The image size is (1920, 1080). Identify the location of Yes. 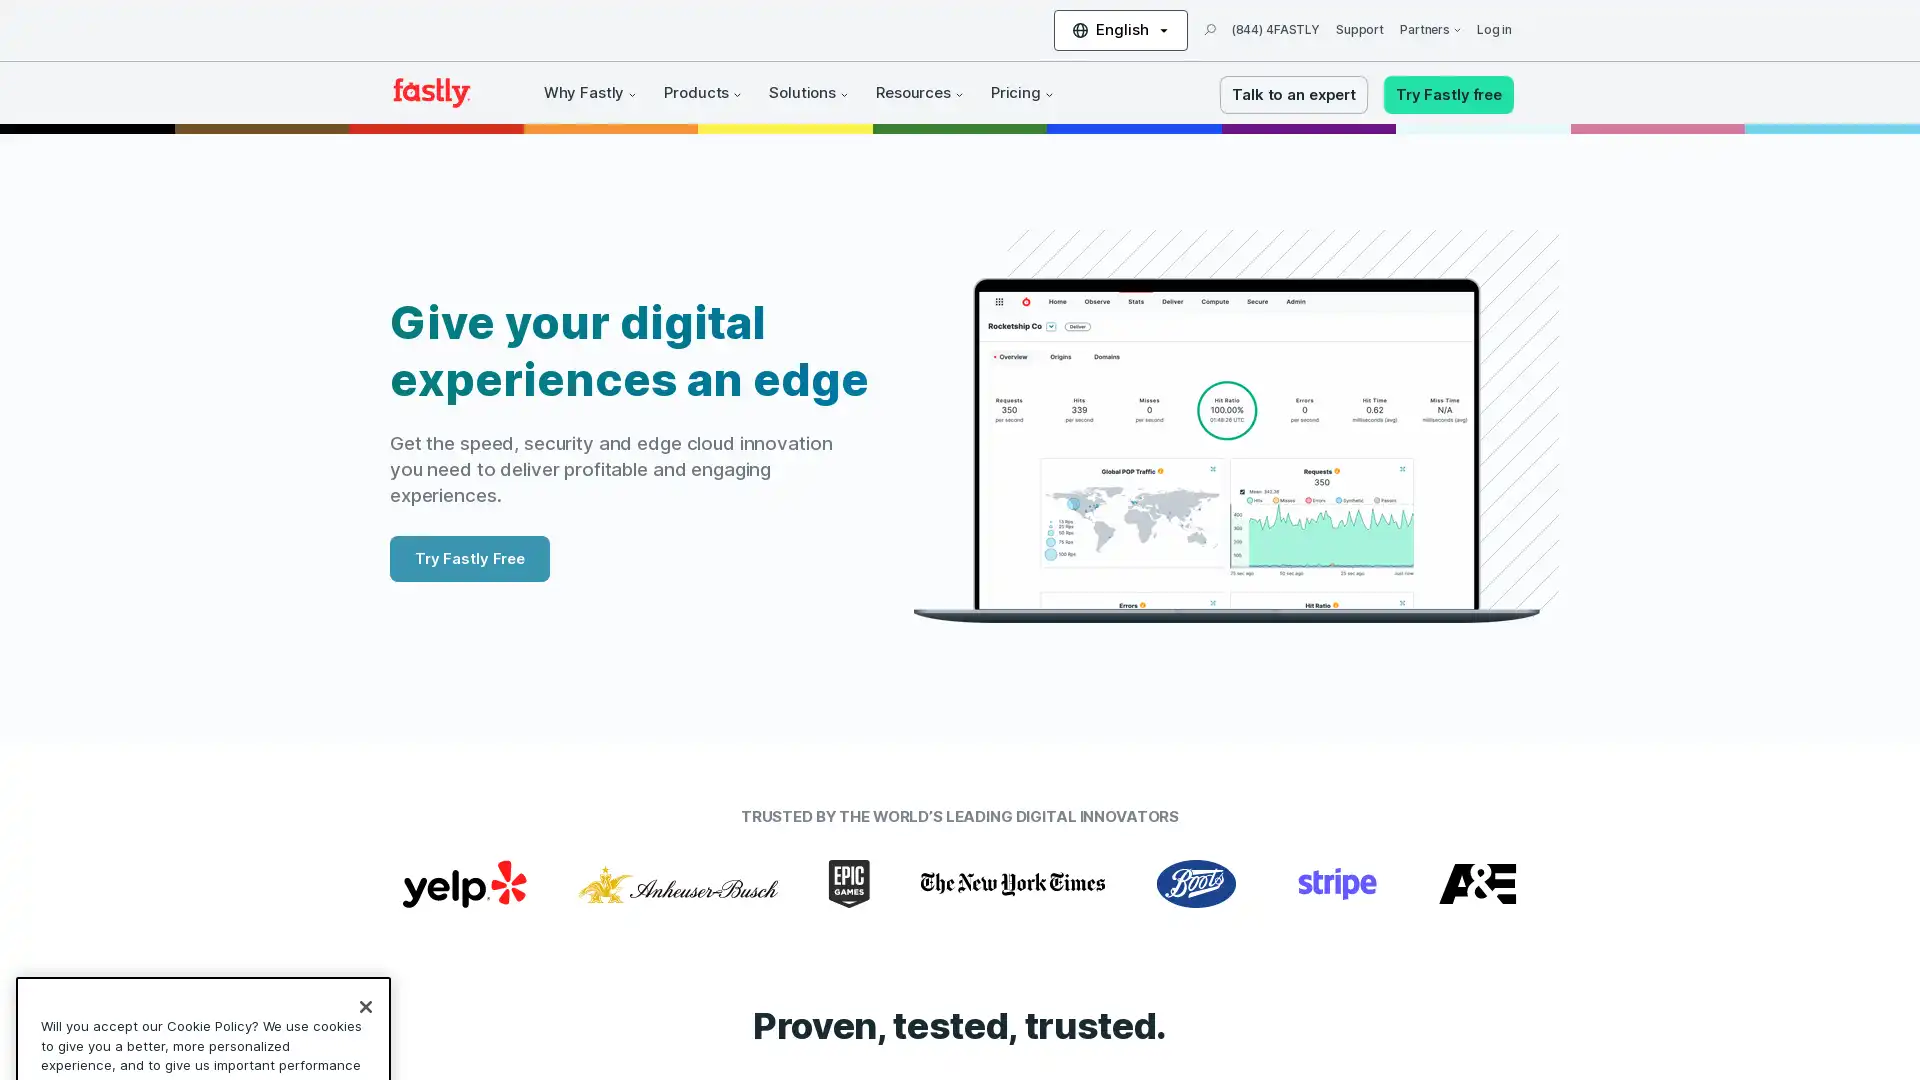
(203, 951).